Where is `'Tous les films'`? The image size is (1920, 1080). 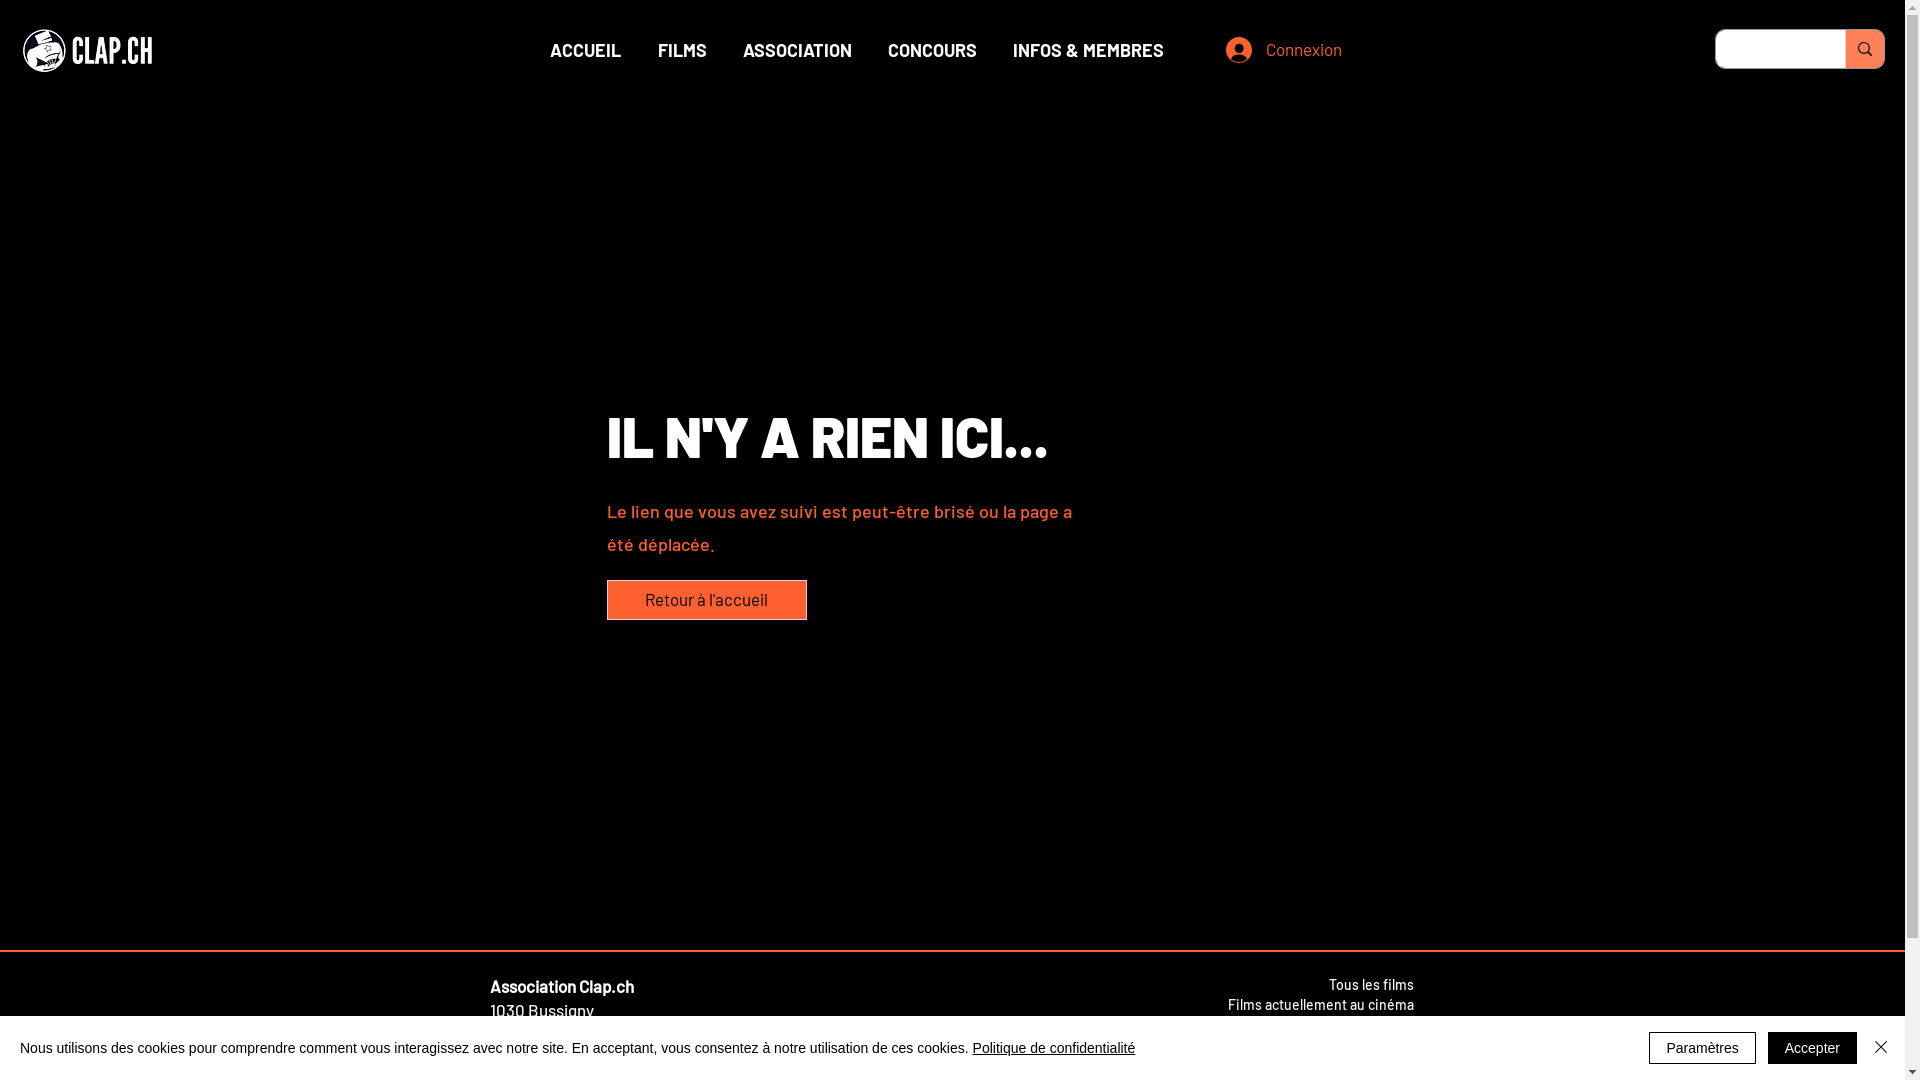 'Tous les films' is located at coordinates (1369, 983).